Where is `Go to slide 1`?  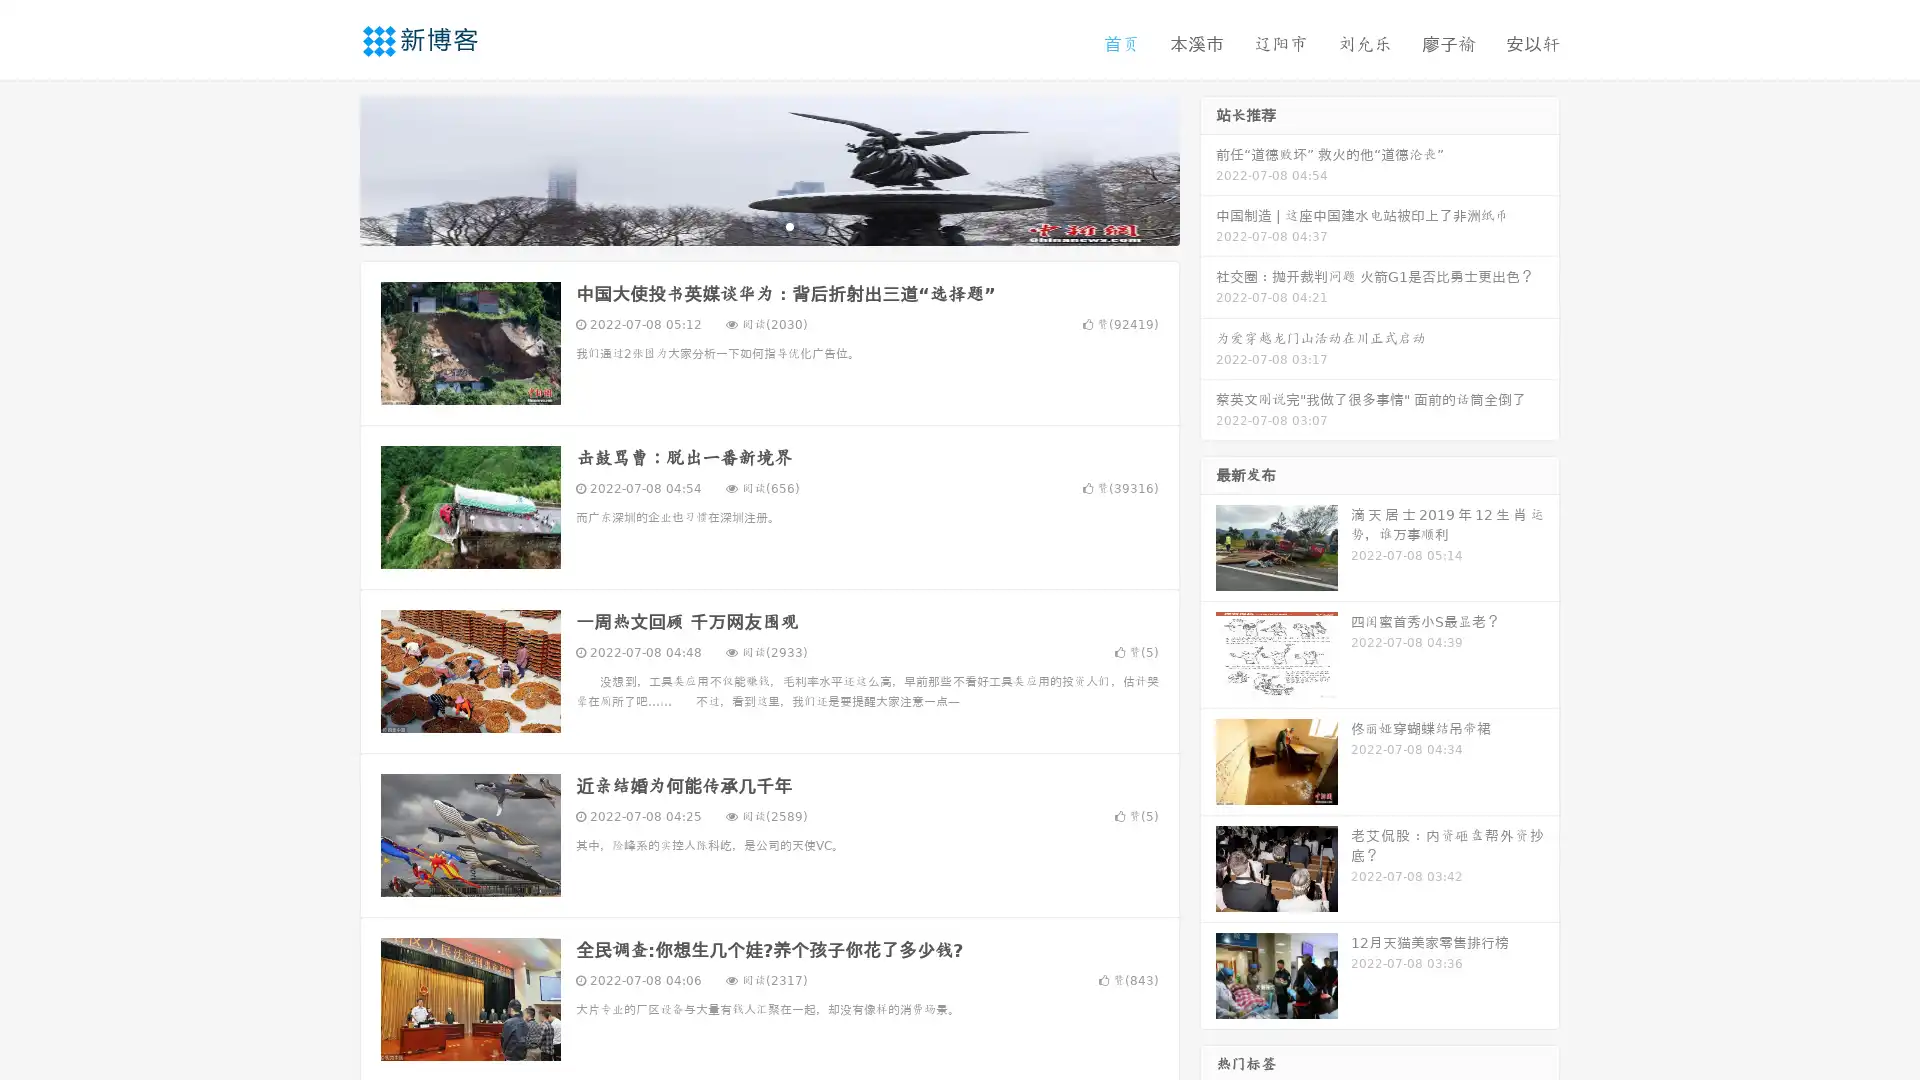
Go to slide 1 is located at coordinates (748, 225).